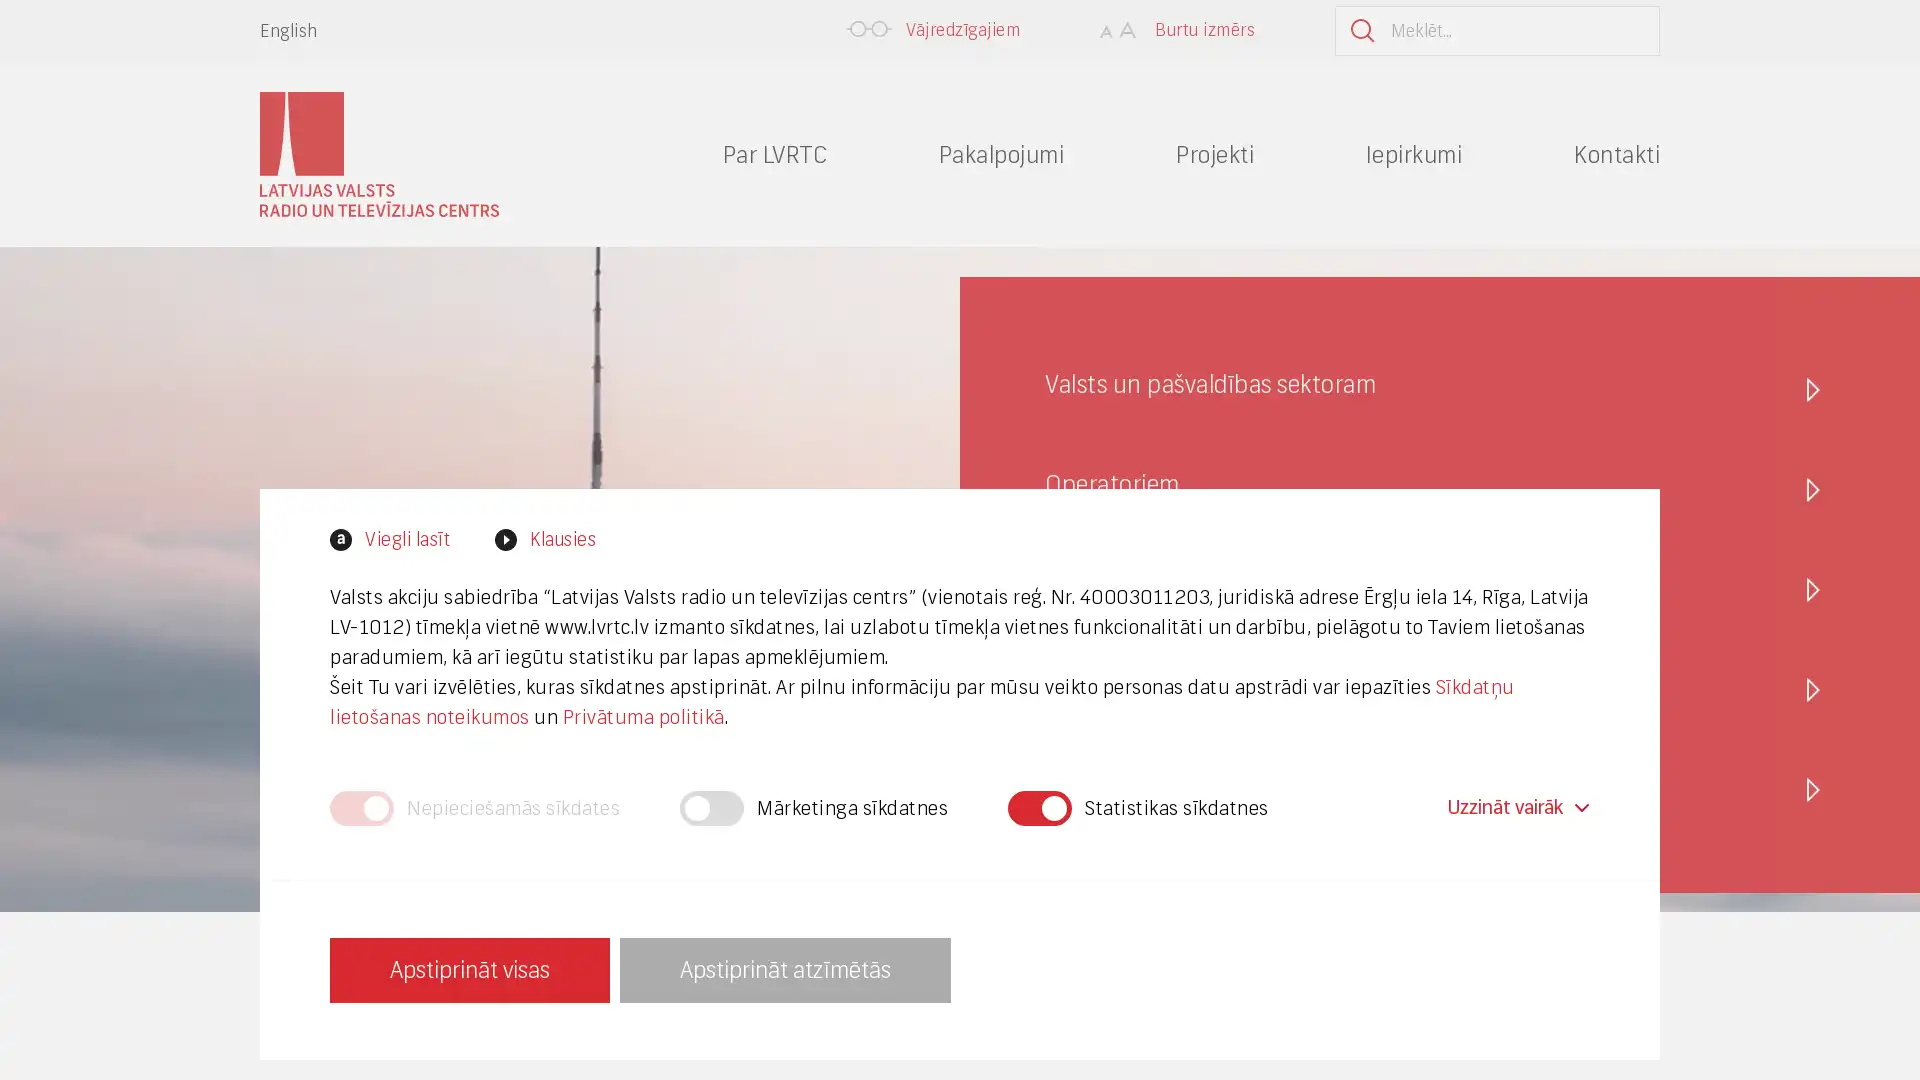  I want to click on Apstiprinat visas, so click(469, 968).